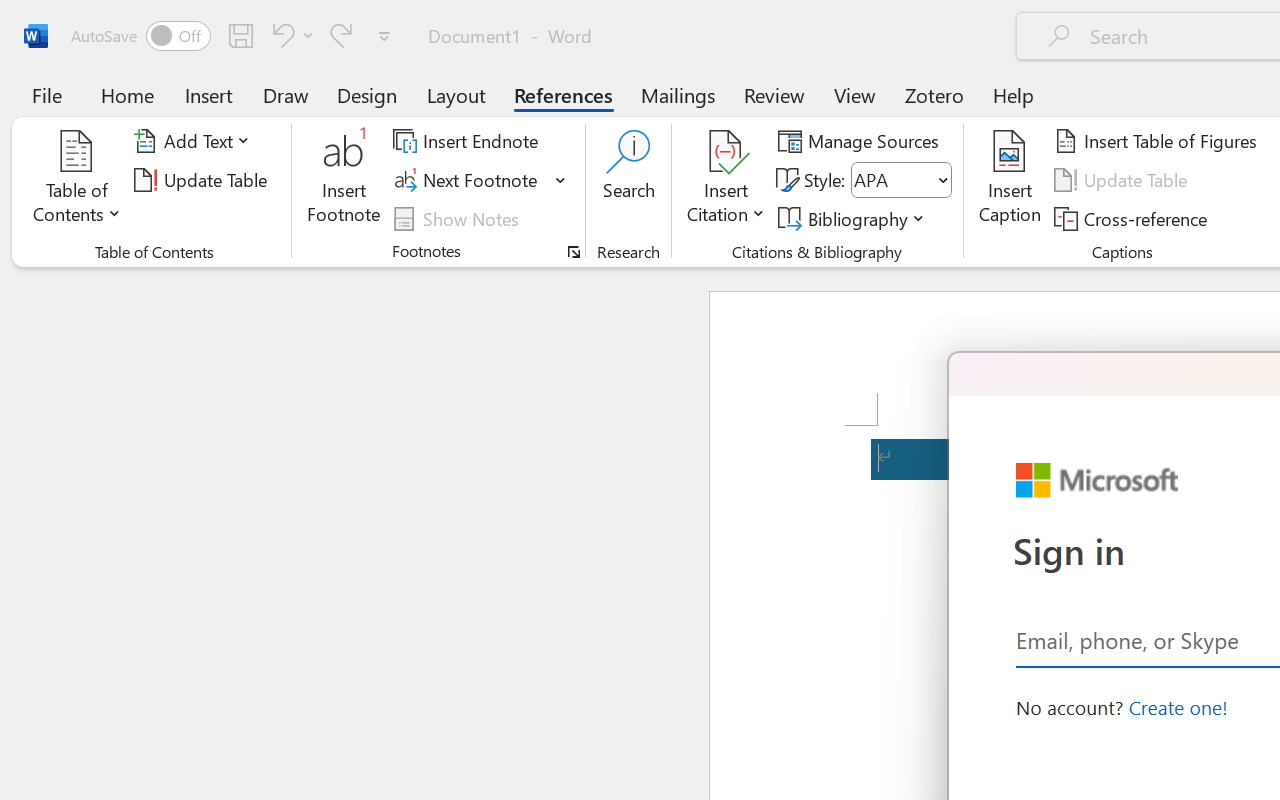  I want to click on 'Style', so click(900, 179).